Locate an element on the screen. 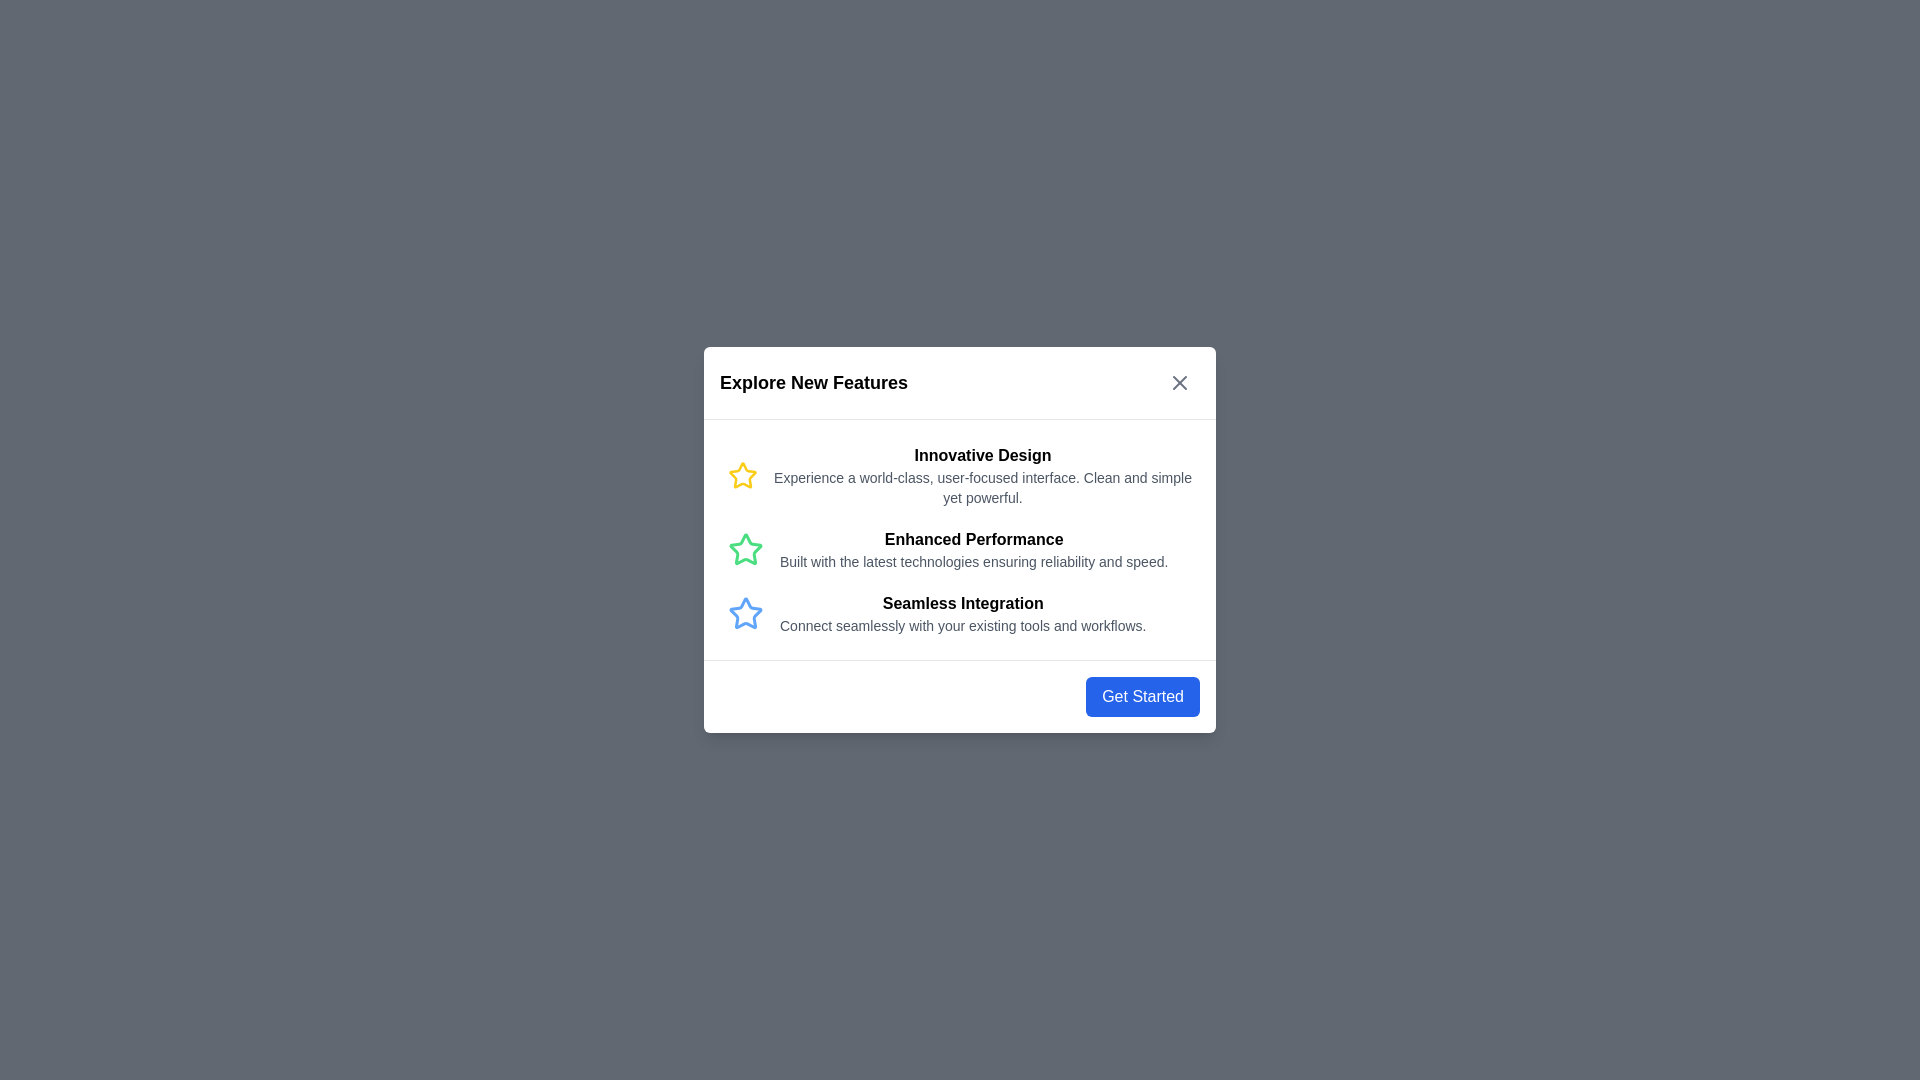 The height and width of the screenshot is (1080, 1920). content in the Feature highlight section of the dialog titled 'Explore New Features', which is located at the center of the dialog, above the 'Get Started' button is located at coordinates (960, 540).